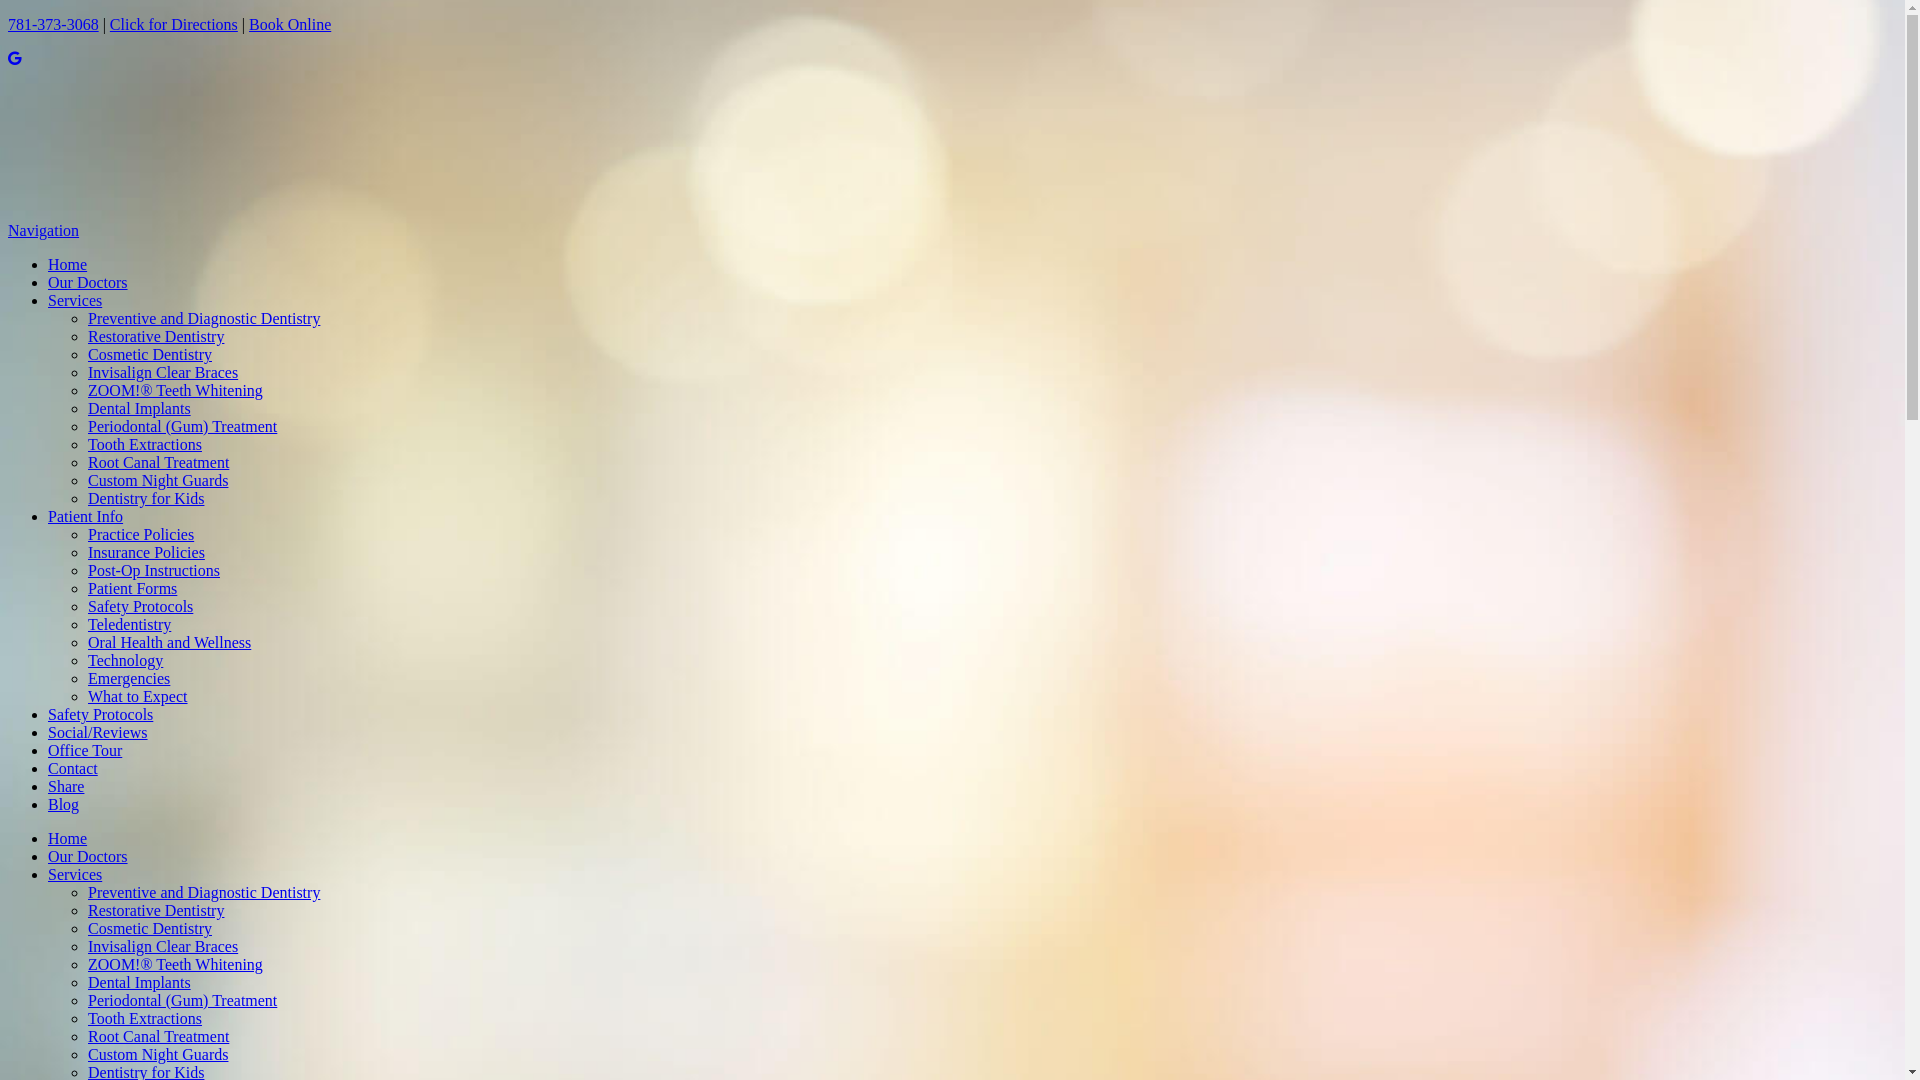 The width and height of the screenshot is (1920, 1080). I want to click on 'Patient Info', so click(84, 515).